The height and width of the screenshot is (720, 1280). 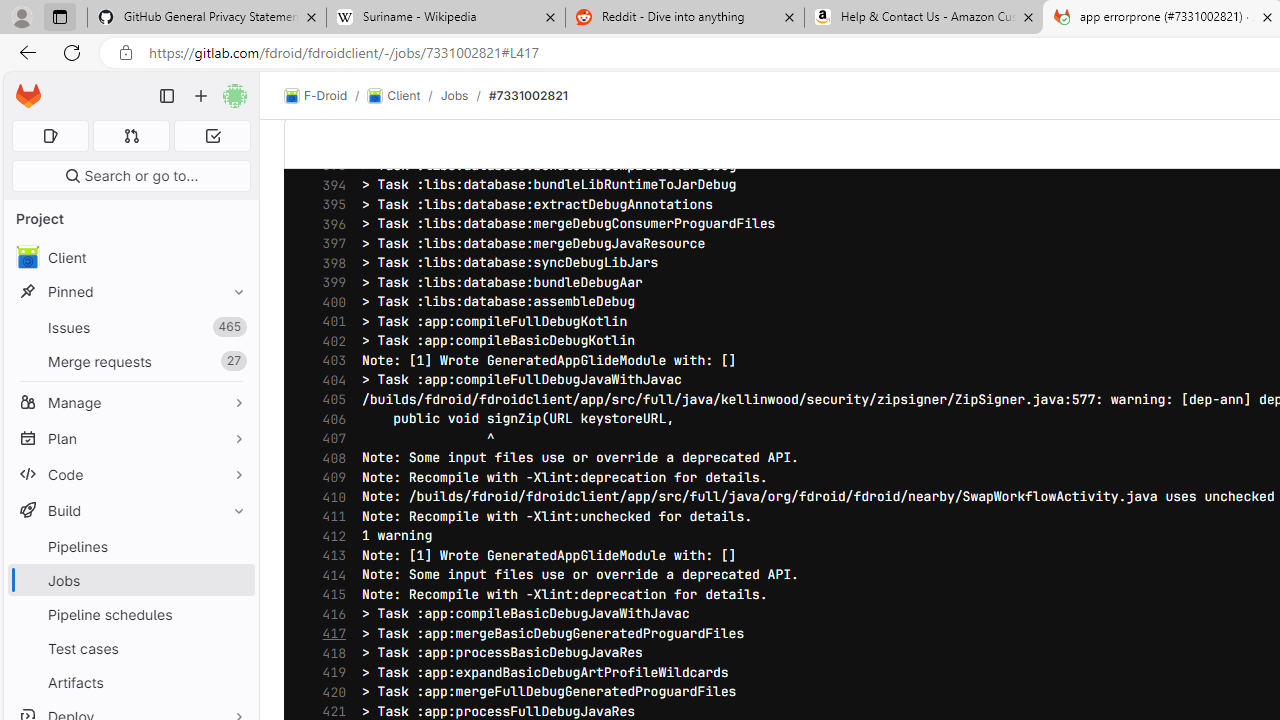 What do you see at coordinates (329, 515) in the screenshot?
I see `'411'` at bounding box center [329, 515].